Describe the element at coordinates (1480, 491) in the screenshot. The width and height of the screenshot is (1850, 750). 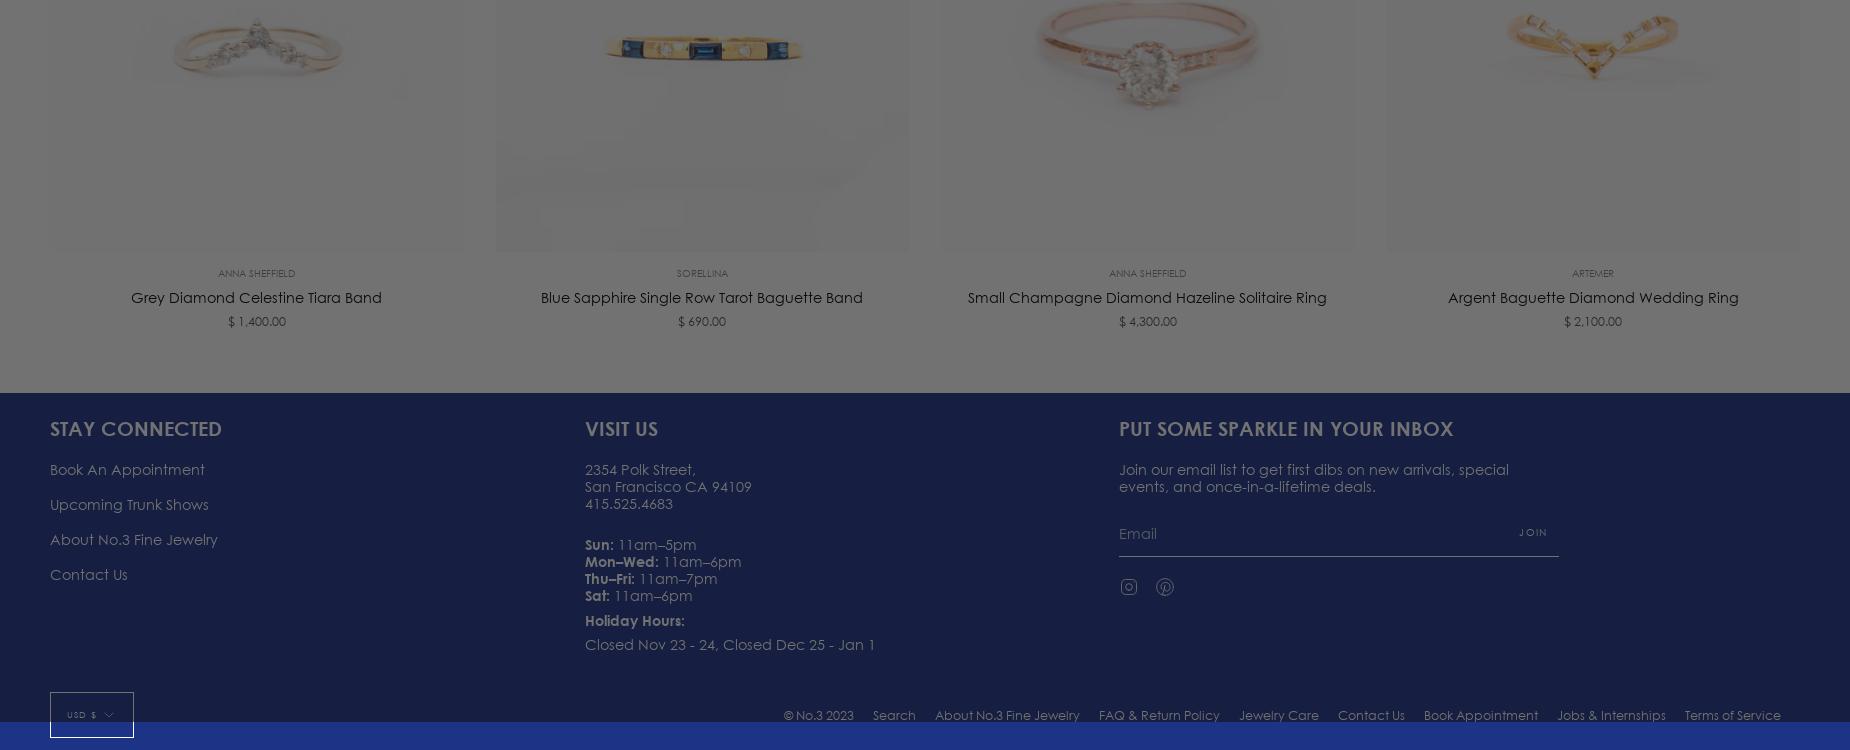
I see `'Book Appointment'` at that location.